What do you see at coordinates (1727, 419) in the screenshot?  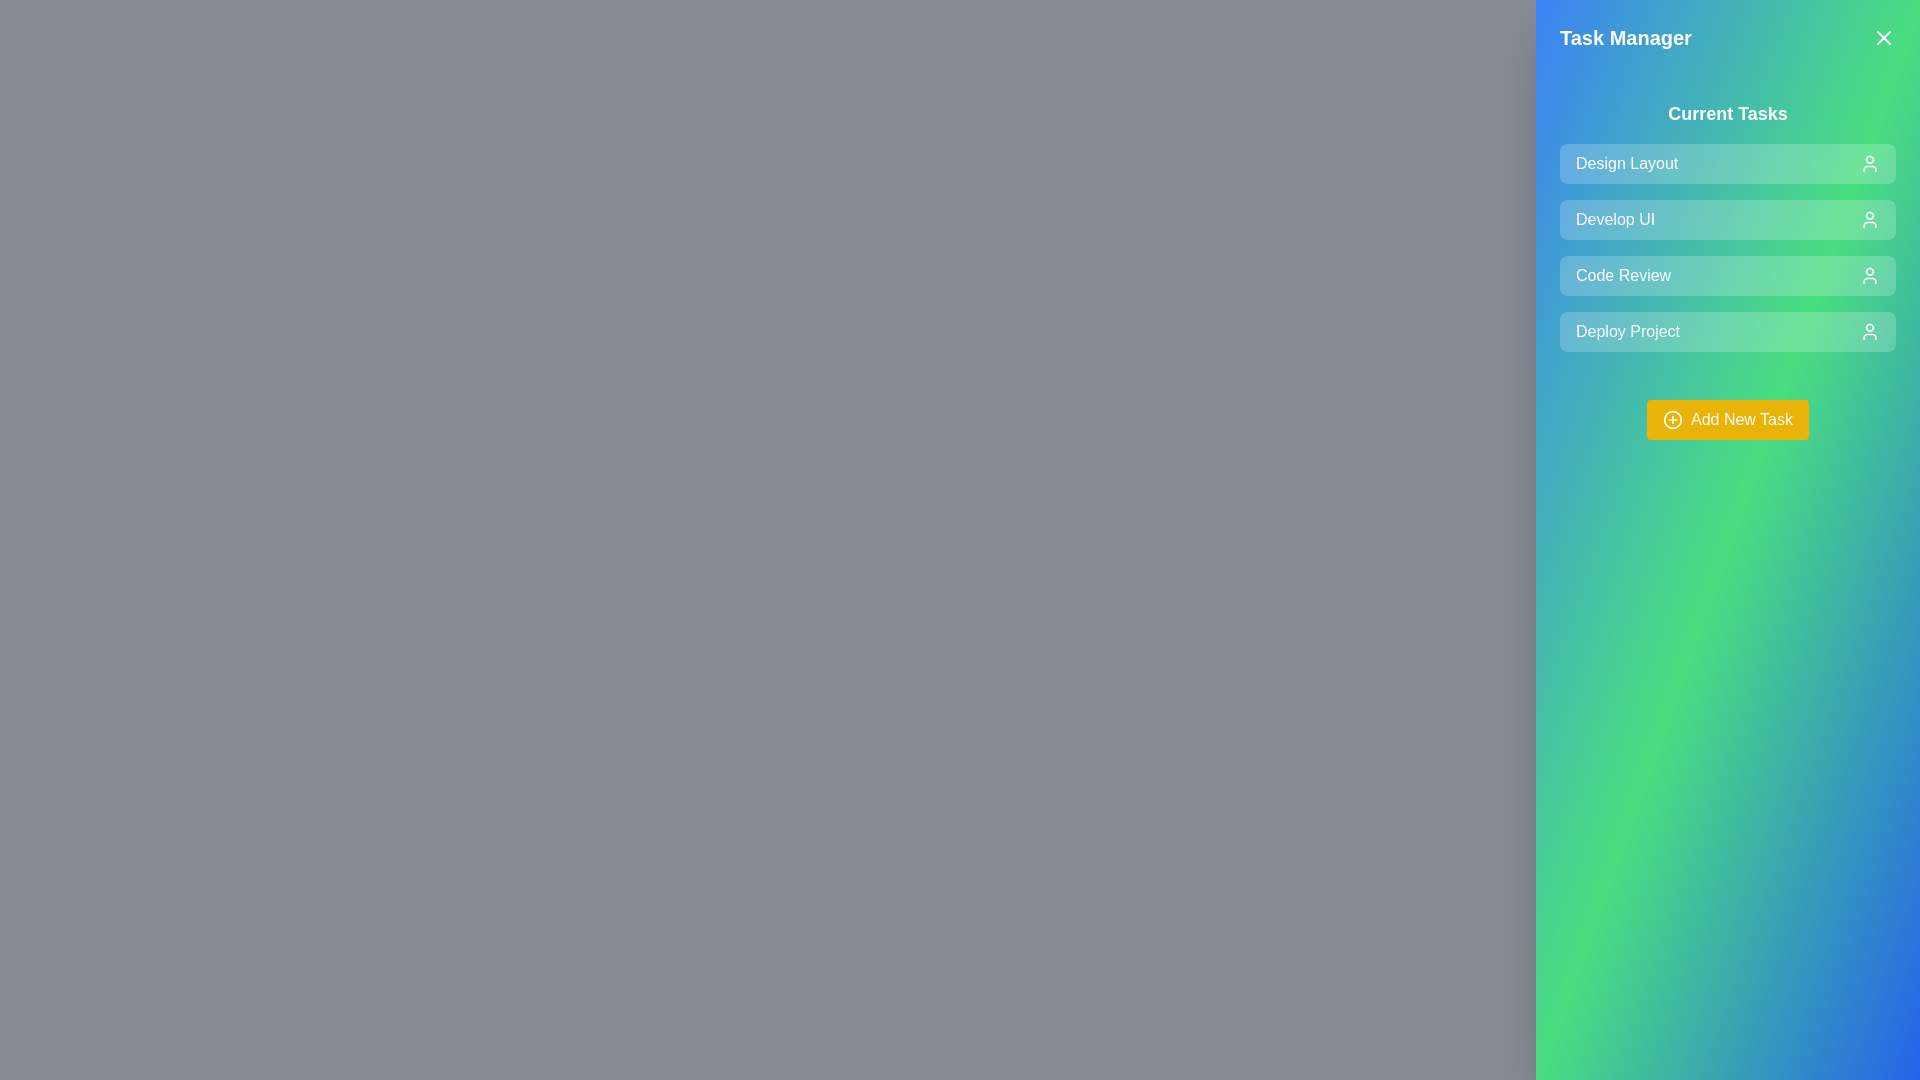 I see `the 'Add New Task' button, which is a vibrant yellow button with a white plus icon and text, located at the bottom of the task manager panel` at bounding box center [1727, 419].